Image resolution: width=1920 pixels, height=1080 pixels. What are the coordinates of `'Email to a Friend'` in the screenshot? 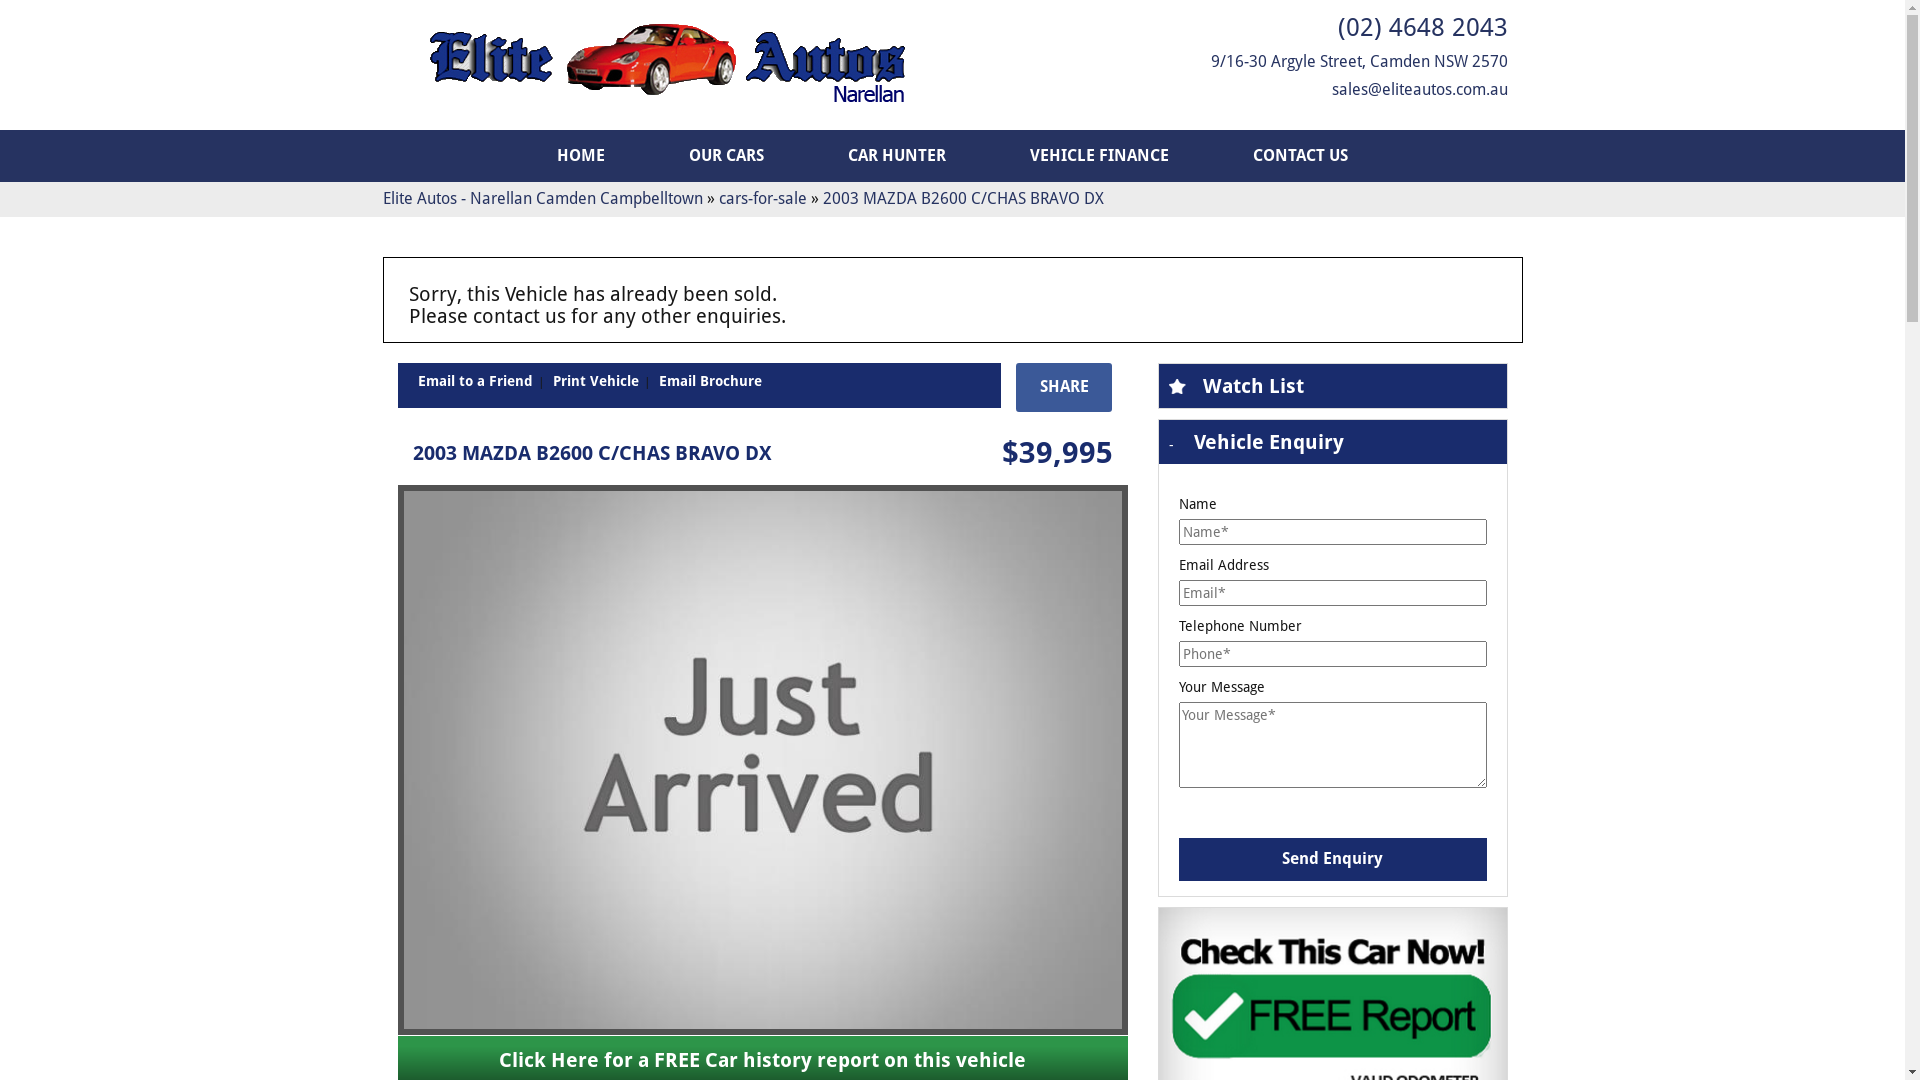 It's located at (474, 381).